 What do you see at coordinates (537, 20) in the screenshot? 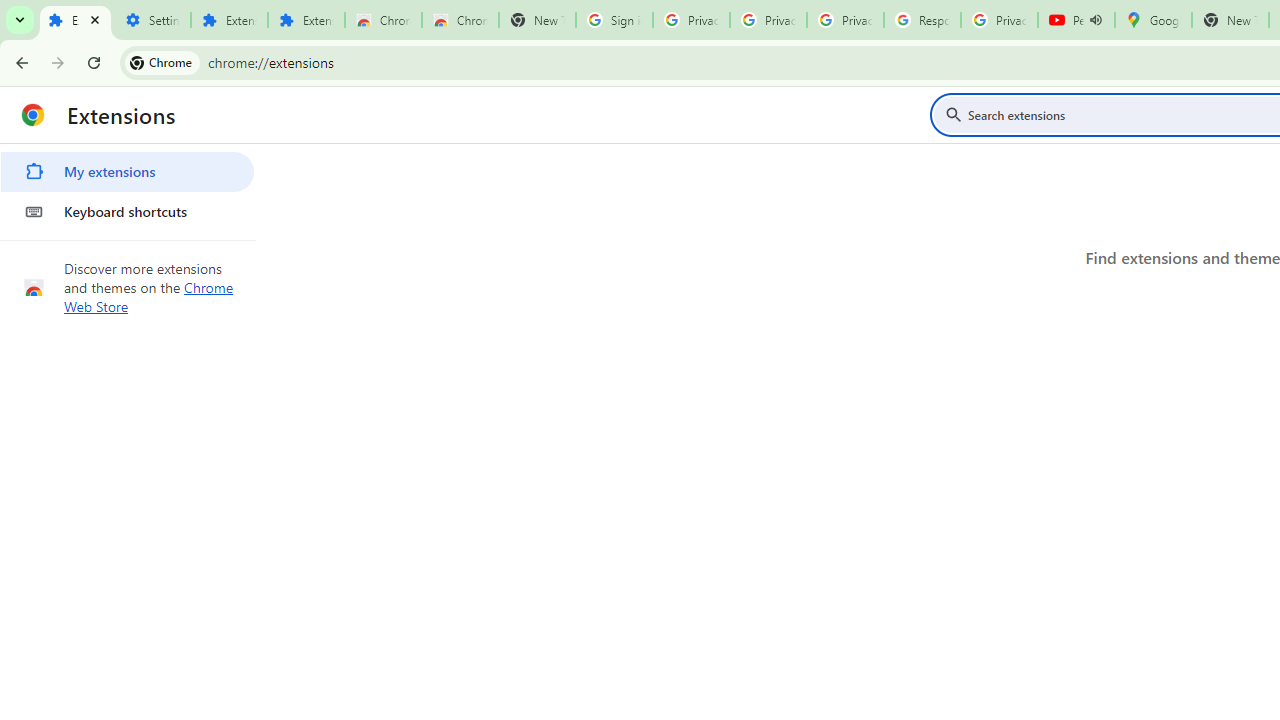
I see `'New Tab'` at bounding box center [537, 20].